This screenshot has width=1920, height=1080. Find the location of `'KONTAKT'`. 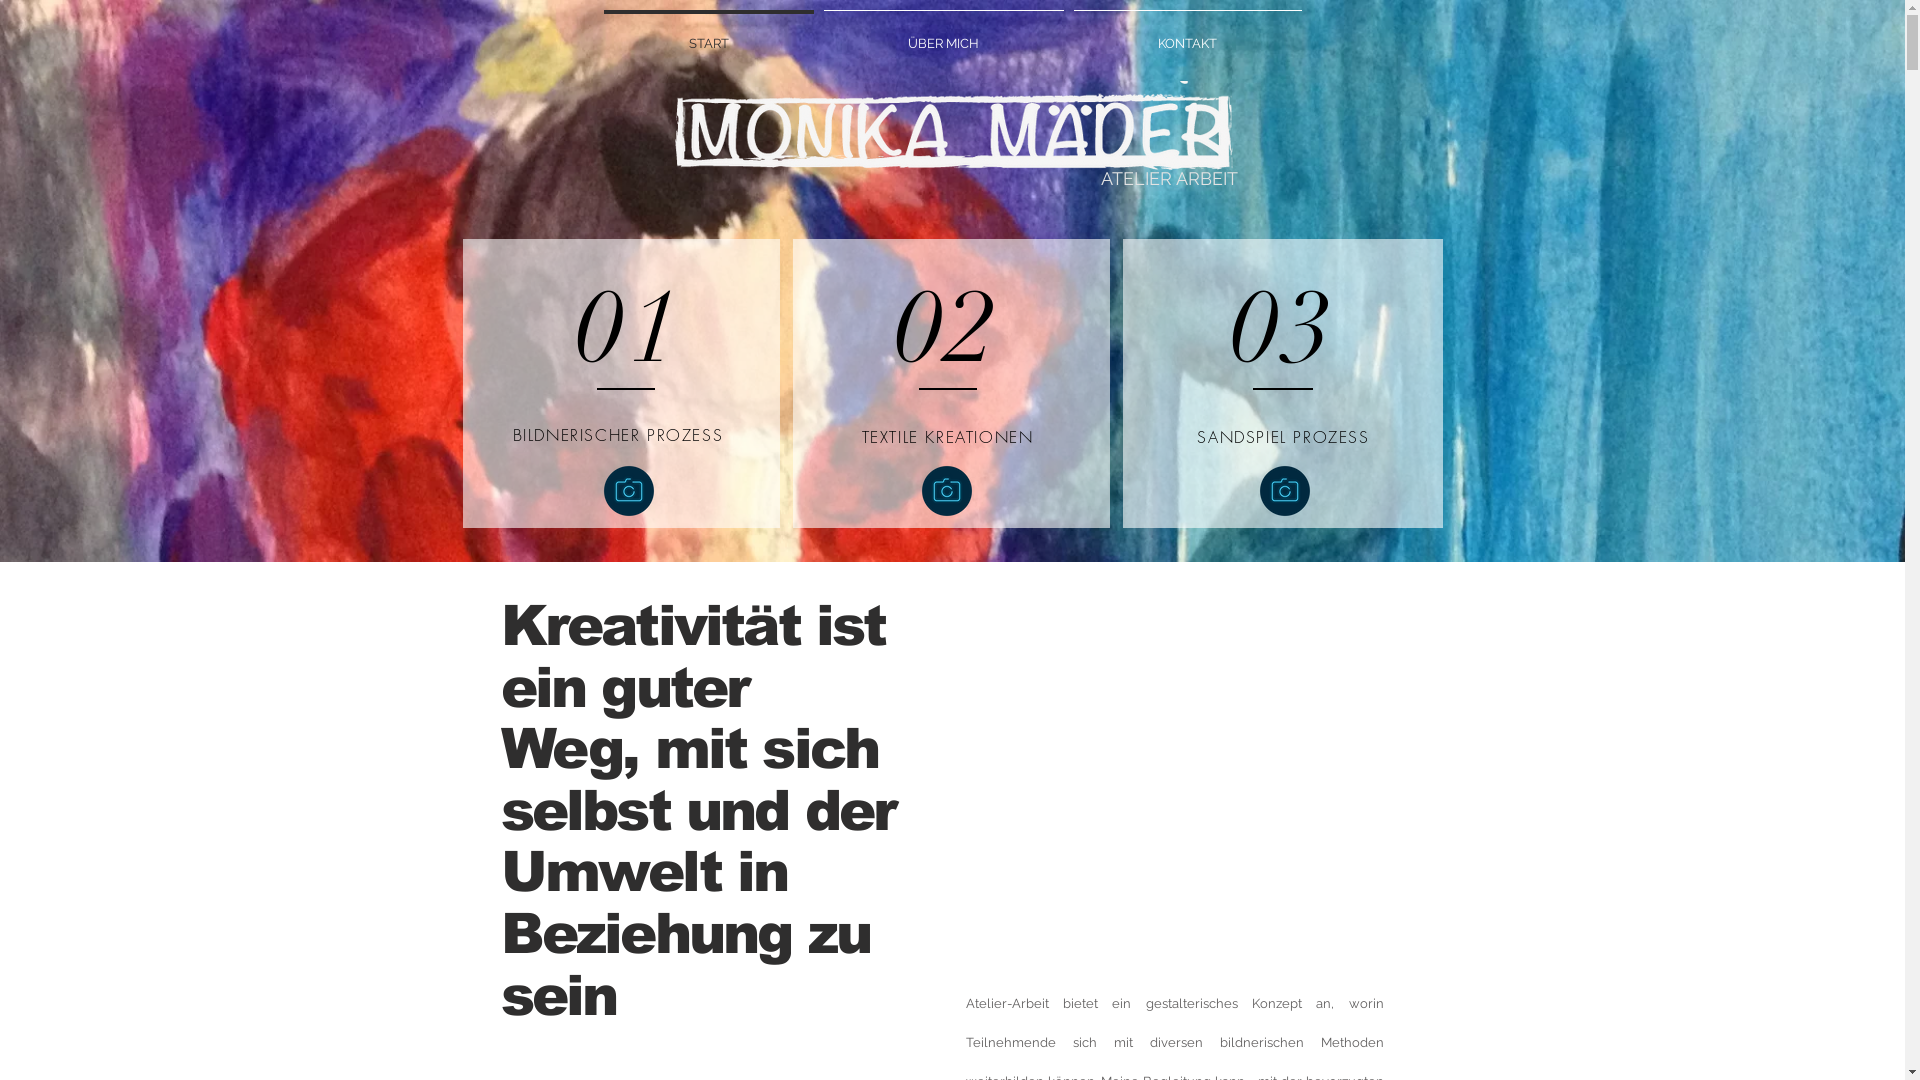

'KONTAKT' is located at coordinates (1186, 34).